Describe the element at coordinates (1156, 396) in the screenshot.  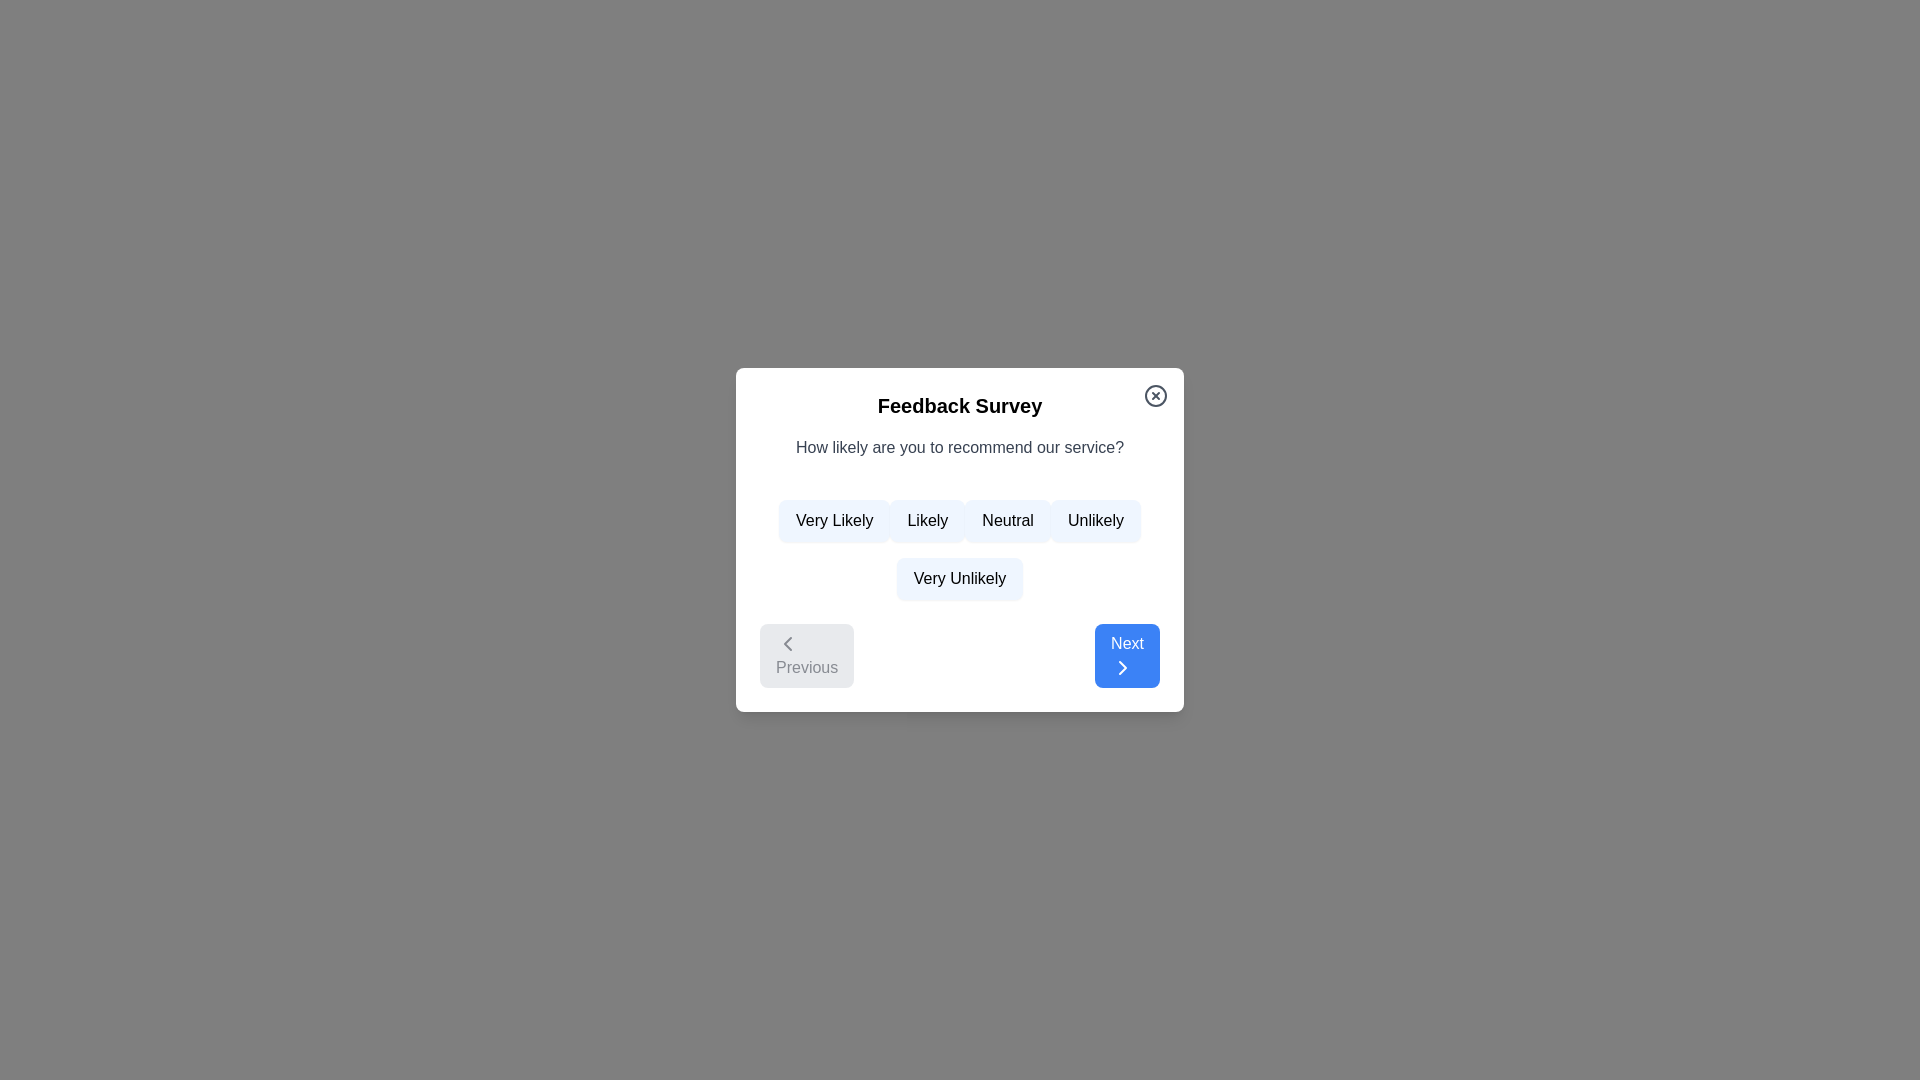
I see `the circular close button with a cross mark located in the top-right corner of the feedback survey modal` at that location.